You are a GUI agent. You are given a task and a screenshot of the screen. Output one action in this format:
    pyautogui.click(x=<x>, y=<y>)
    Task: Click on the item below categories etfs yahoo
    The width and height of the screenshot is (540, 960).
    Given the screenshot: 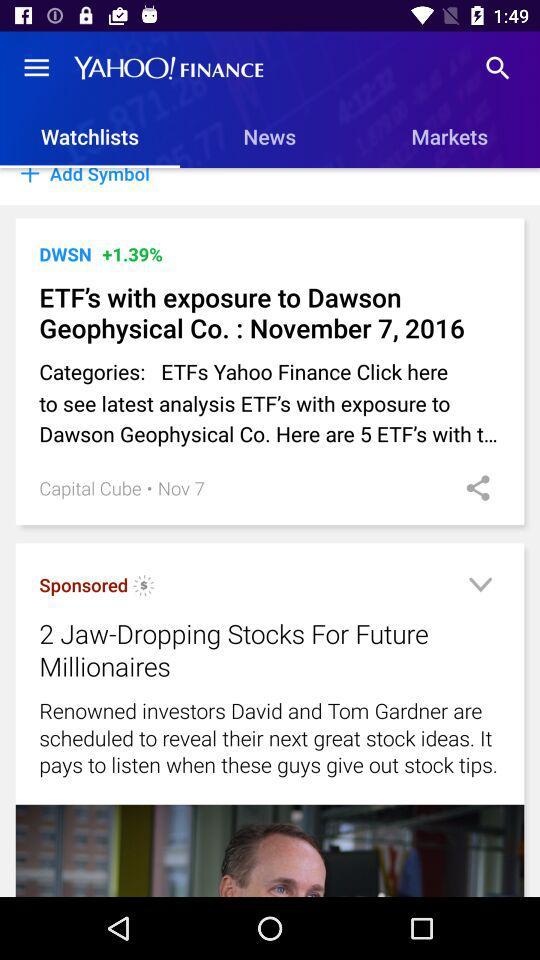 What is the action you would take?
    pyautogui.click(x=181, y=487)
    